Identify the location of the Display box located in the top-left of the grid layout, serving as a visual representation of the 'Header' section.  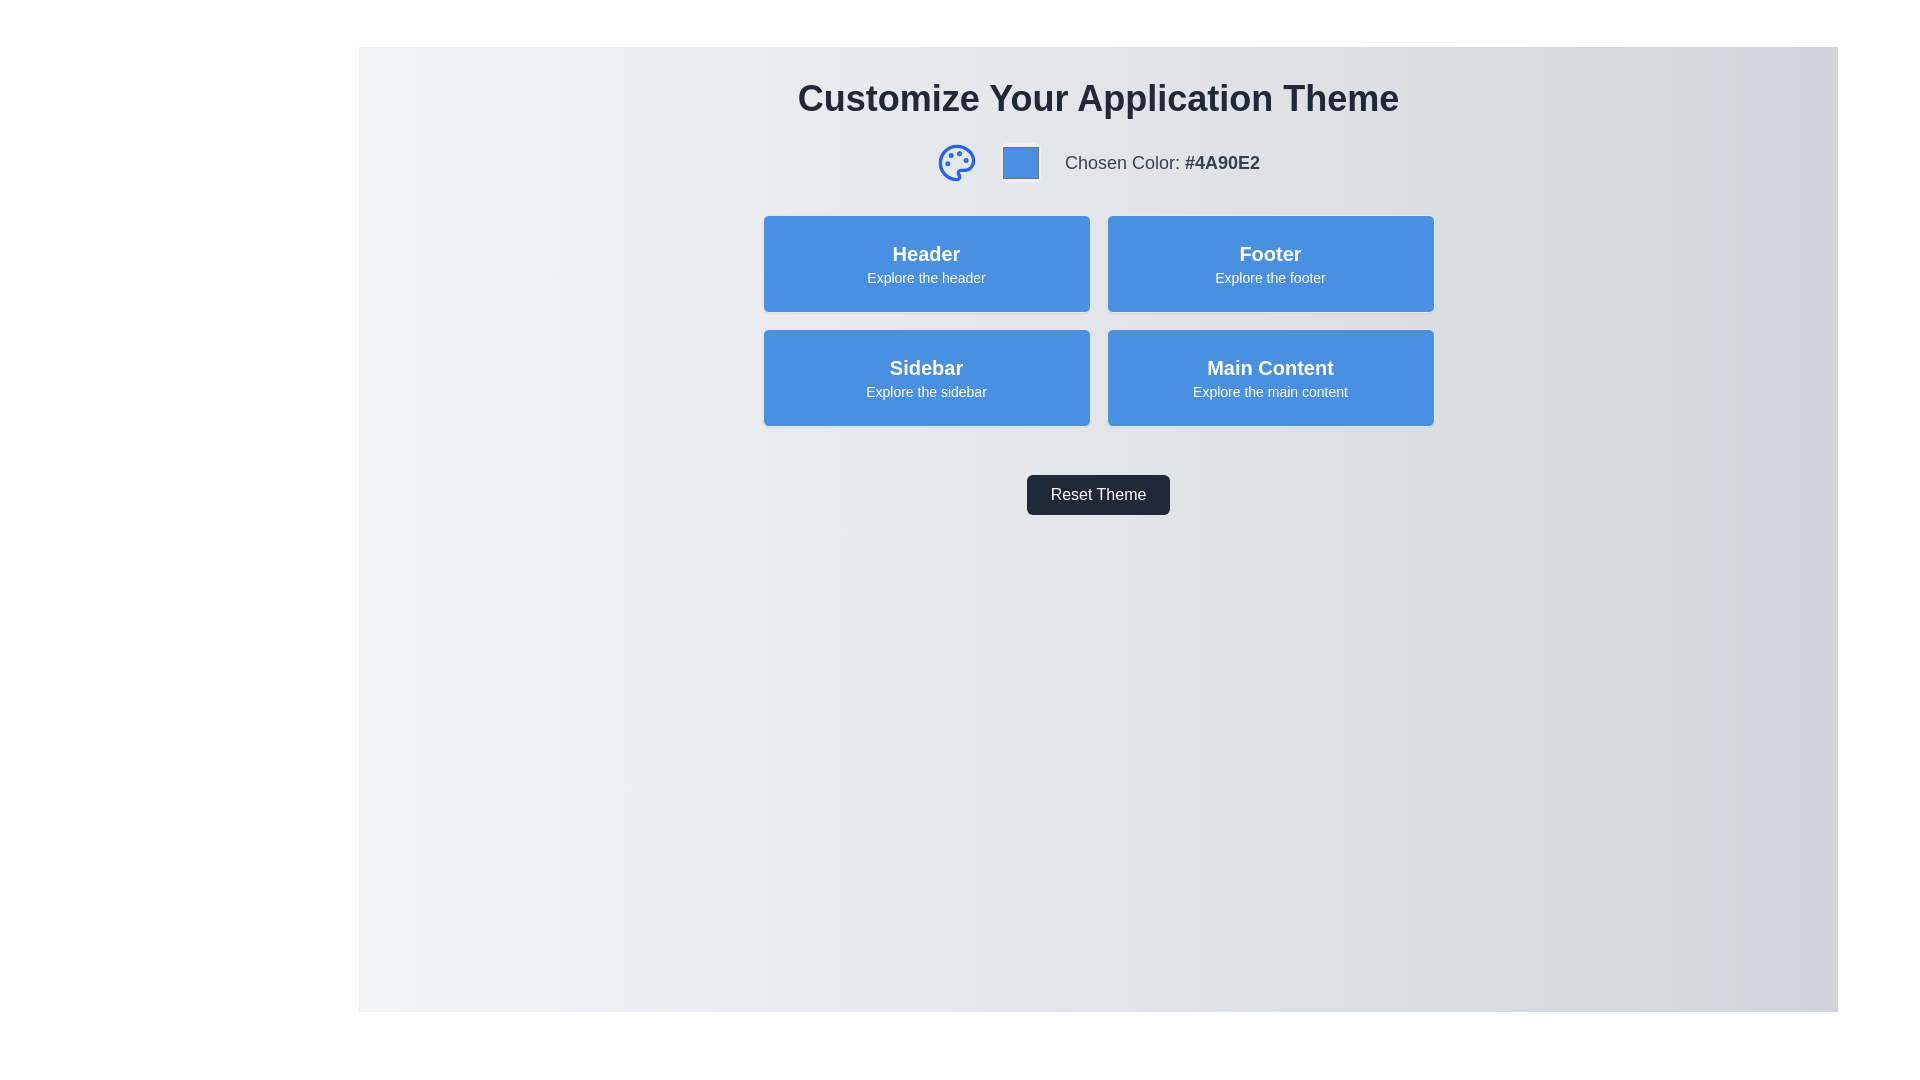
(925, 262).